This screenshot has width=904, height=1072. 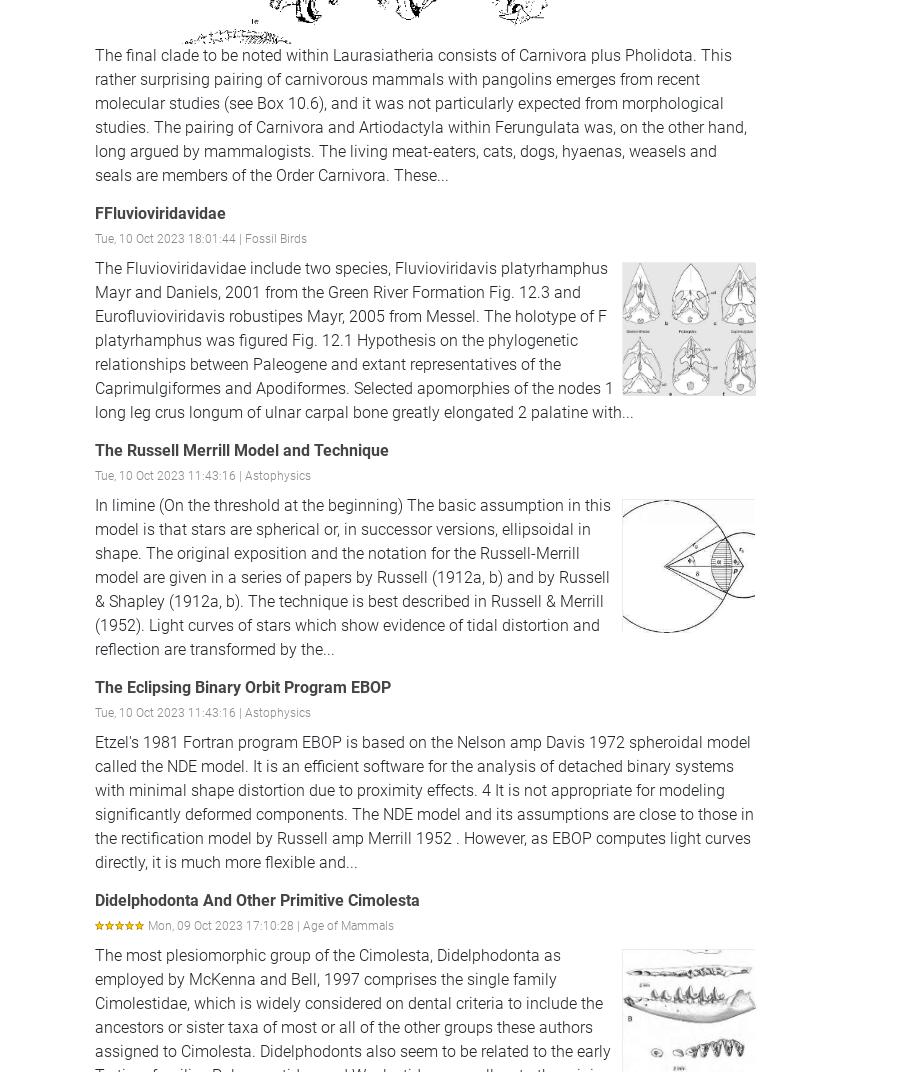 I want to click on 'FFluvioviridavidae', so click(x=159, y=212).